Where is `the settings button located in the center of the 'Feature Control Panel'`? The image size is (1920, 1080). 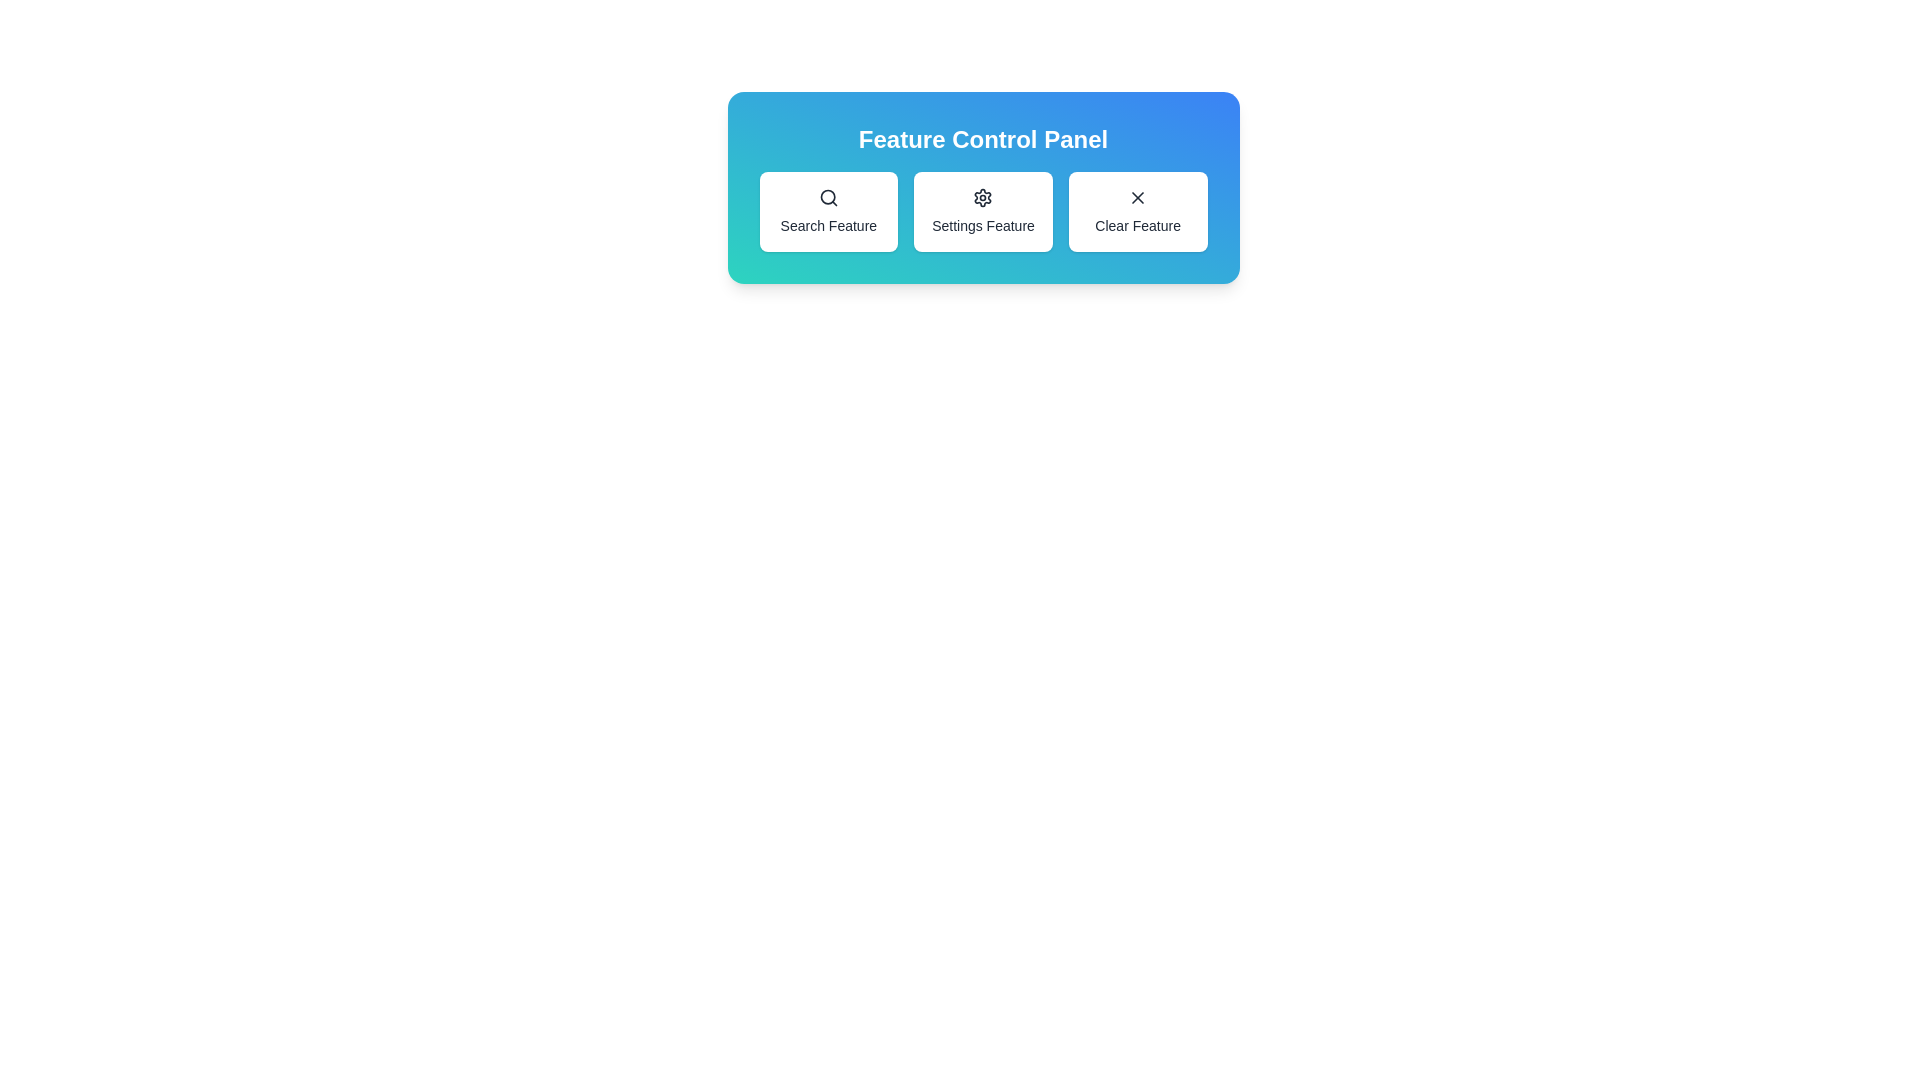
the settings button located in the center of the 'Feature Control Panel' is located at coordinates (983, 212).